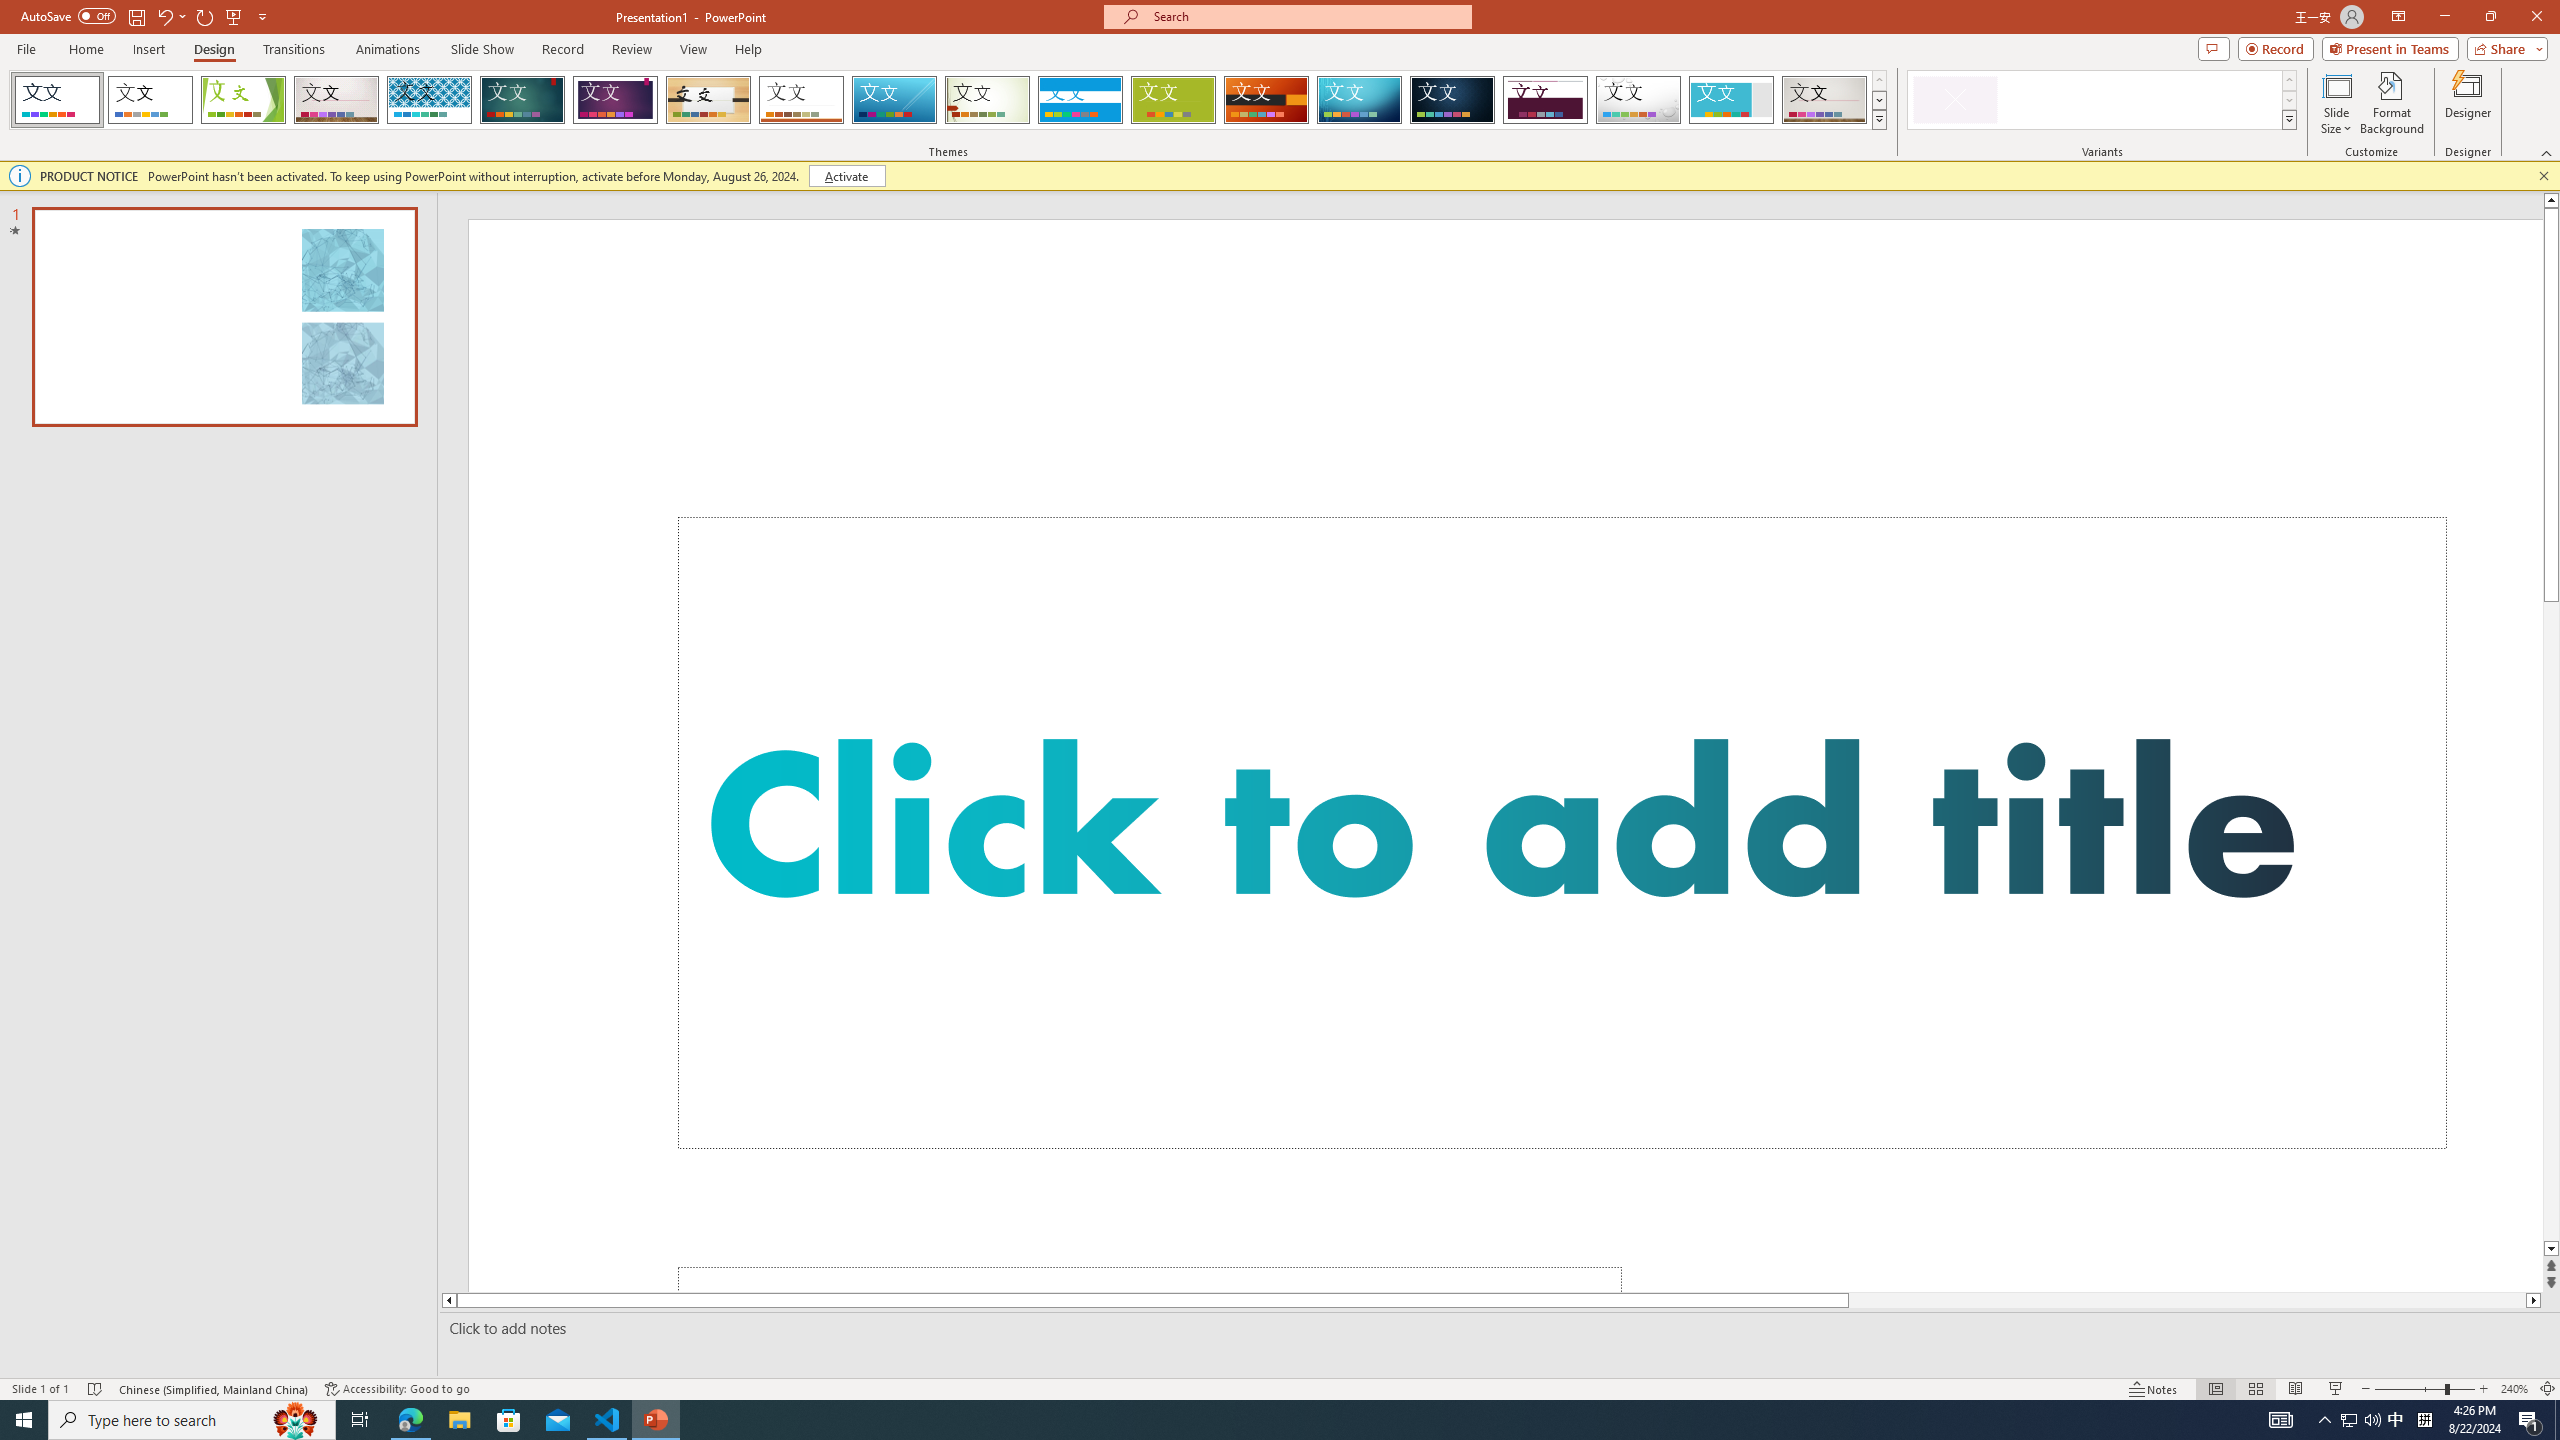 The height and width of the screenshot is (1440, 2560). What do you see at coordinates (2390, 47) in the screenshot?
I see `'Present in Teams'` at bounding box center [2390, 47].